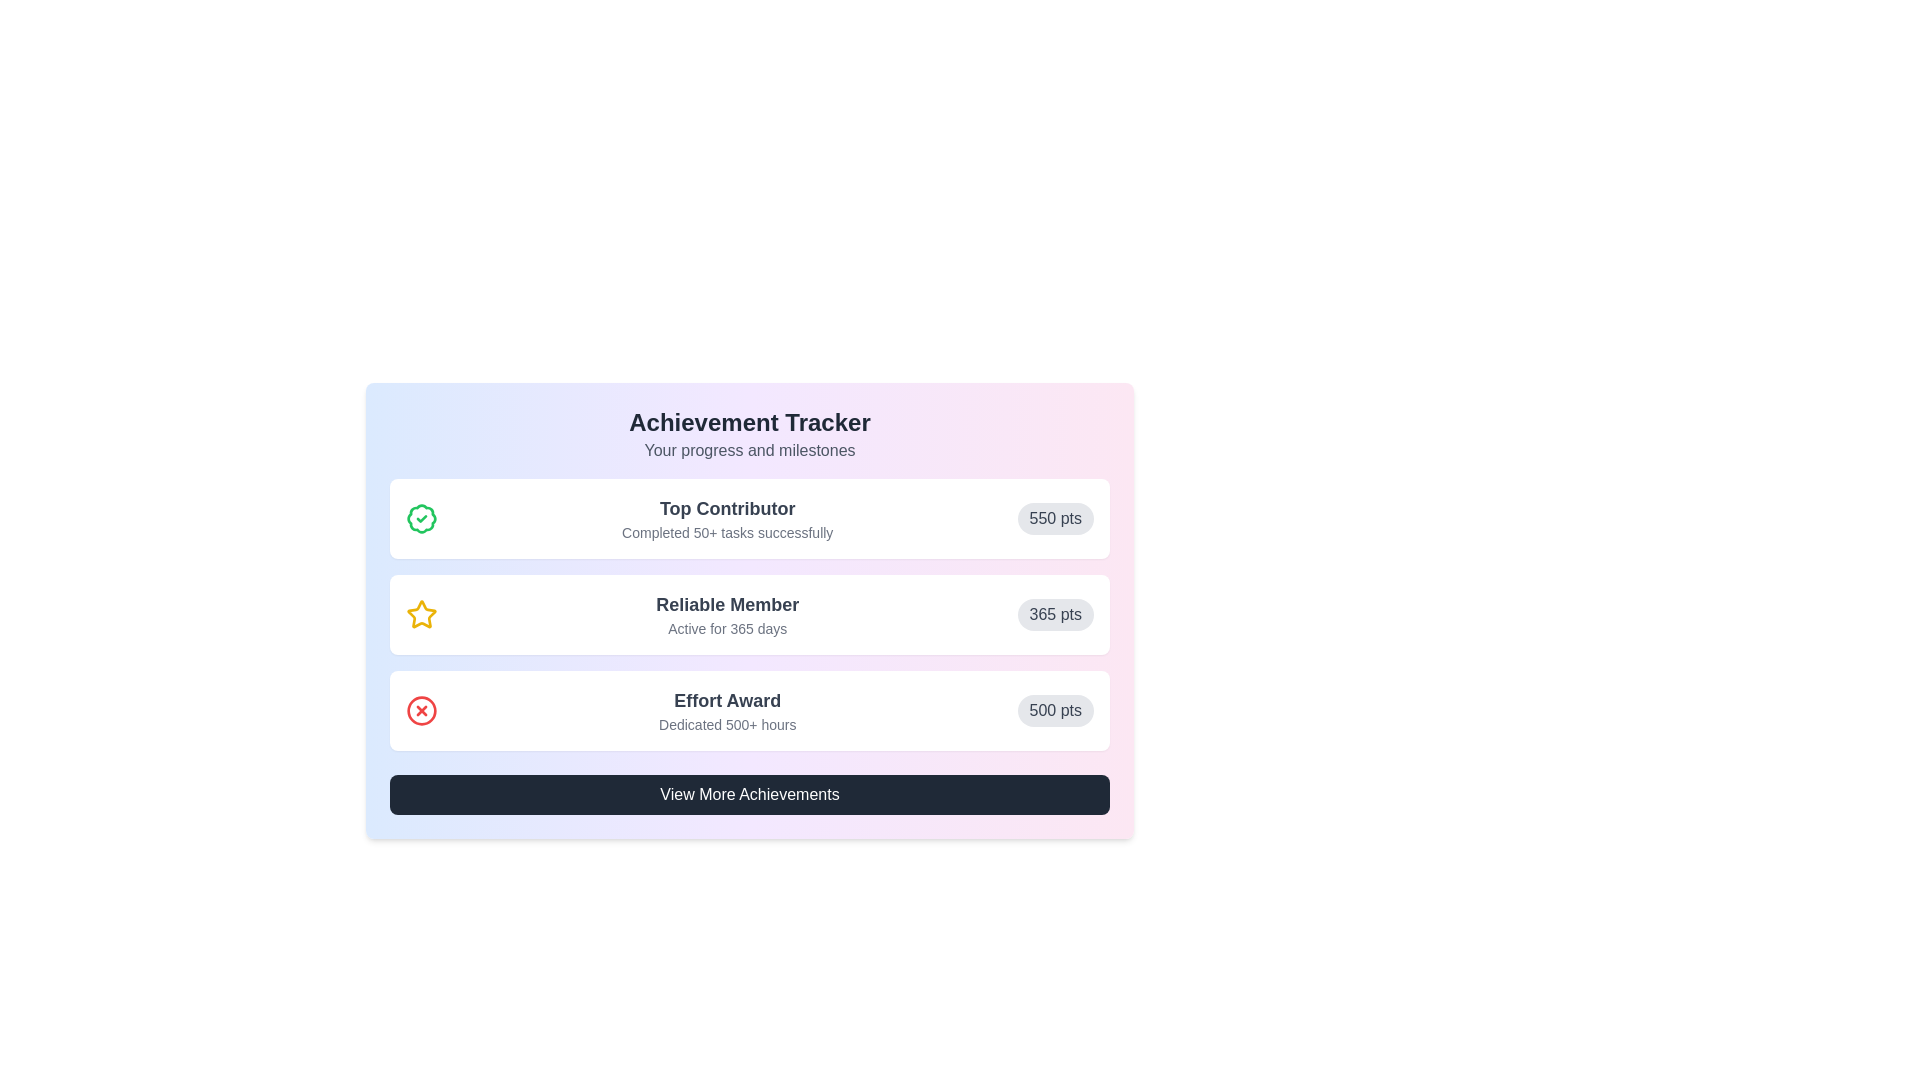 The image size is (1920, 1080). Describe the element at coordinates (726, 627) in the screenshot. I see `the Text label located directly beneath the 'Reliable Member' title in the second row of the achievement items` at that location.